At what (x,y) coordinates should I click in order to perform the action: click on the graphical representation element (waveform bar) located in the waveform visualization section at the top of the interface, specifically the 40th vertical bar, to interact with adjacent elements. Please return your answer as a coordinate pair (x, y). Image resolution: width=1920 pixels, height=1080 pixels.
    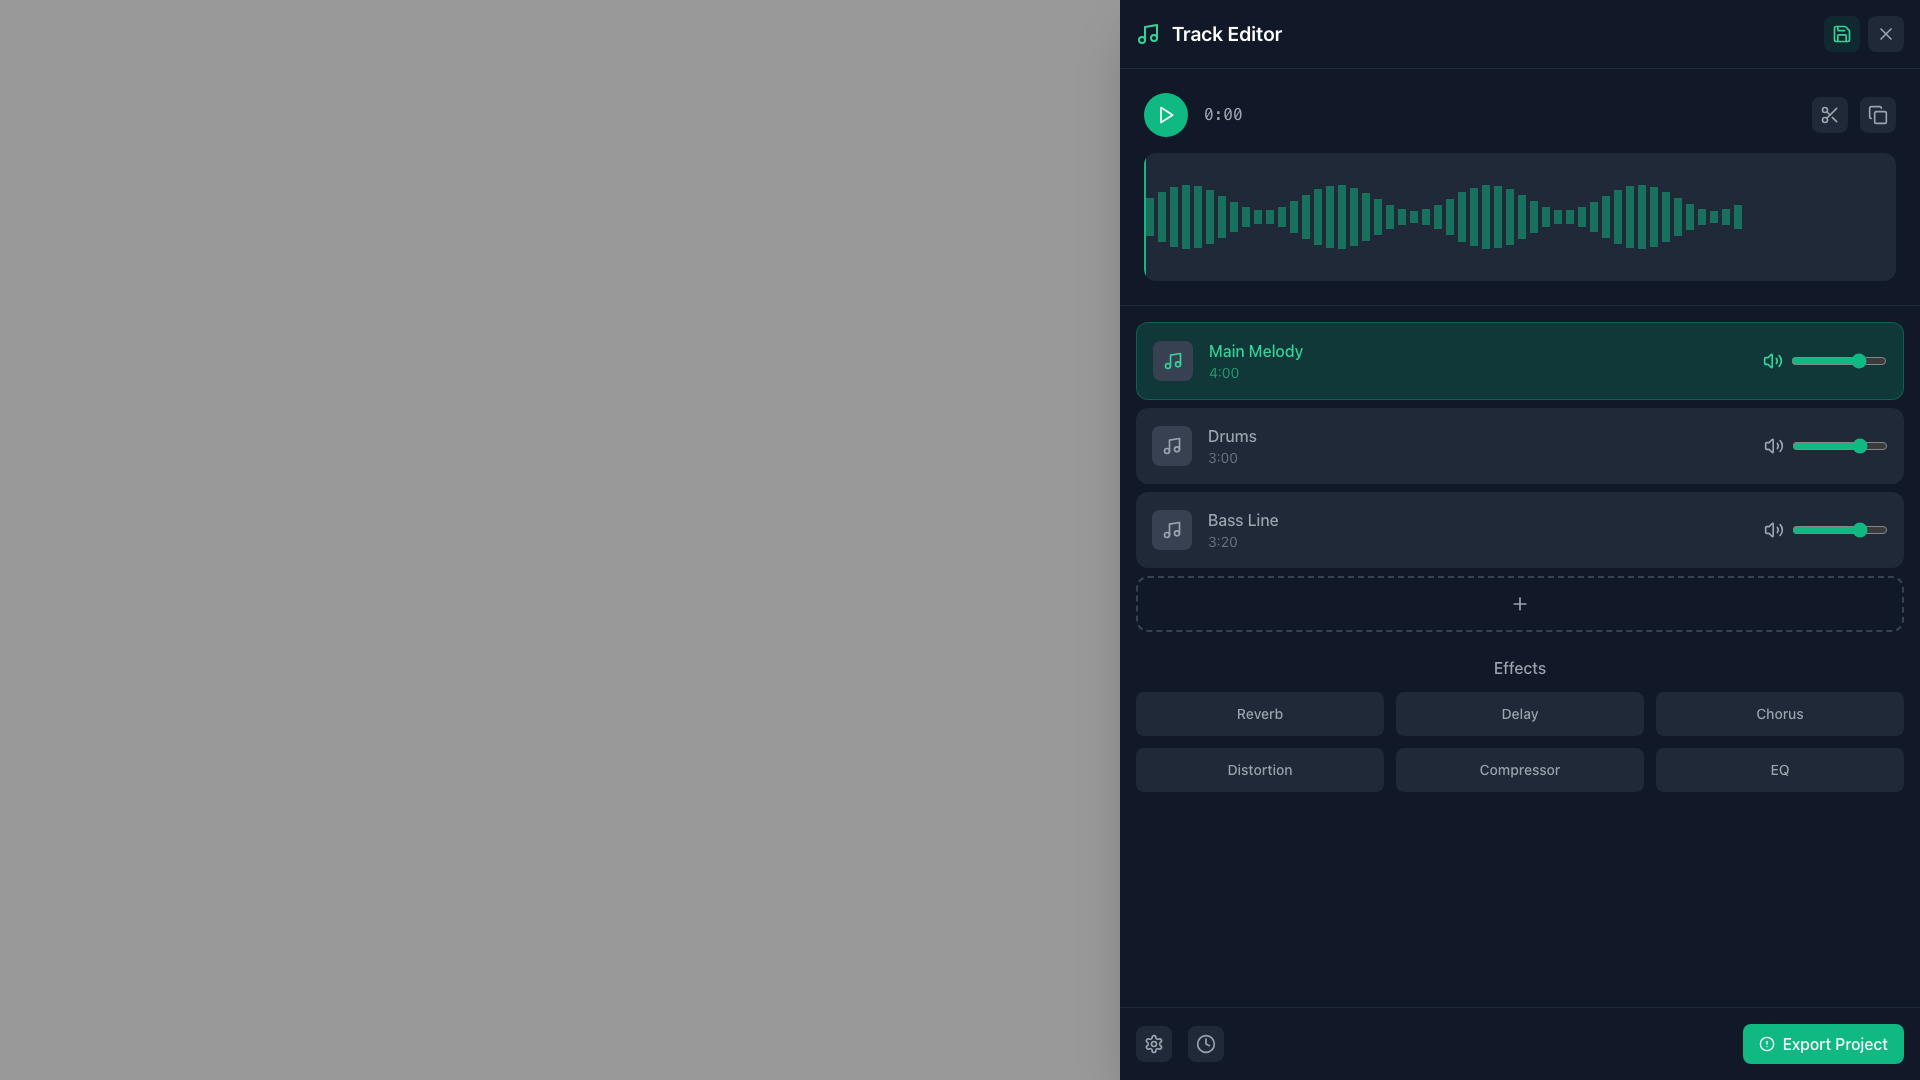
    Looking at the image, I should click on (1581, 216).